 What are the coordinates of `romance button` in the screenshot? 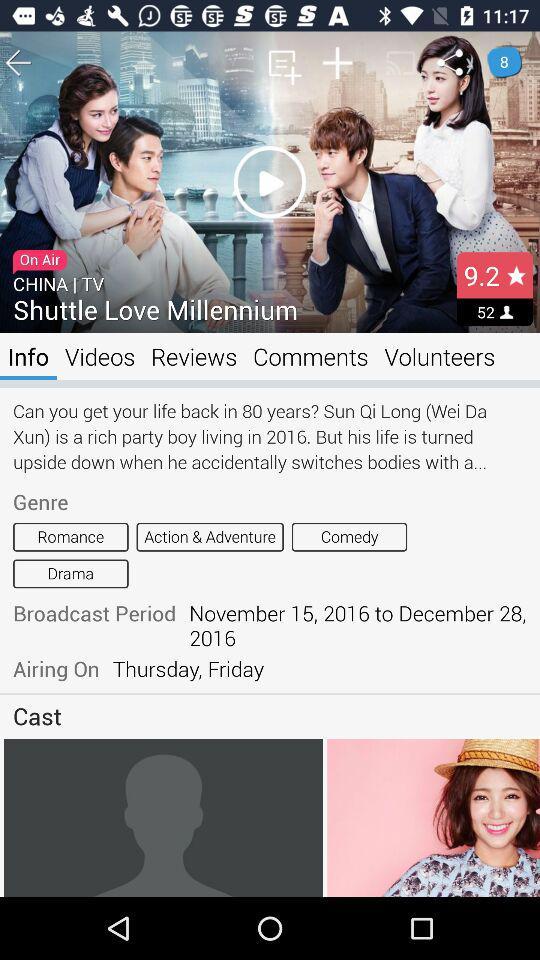 It's located at (69, 536).